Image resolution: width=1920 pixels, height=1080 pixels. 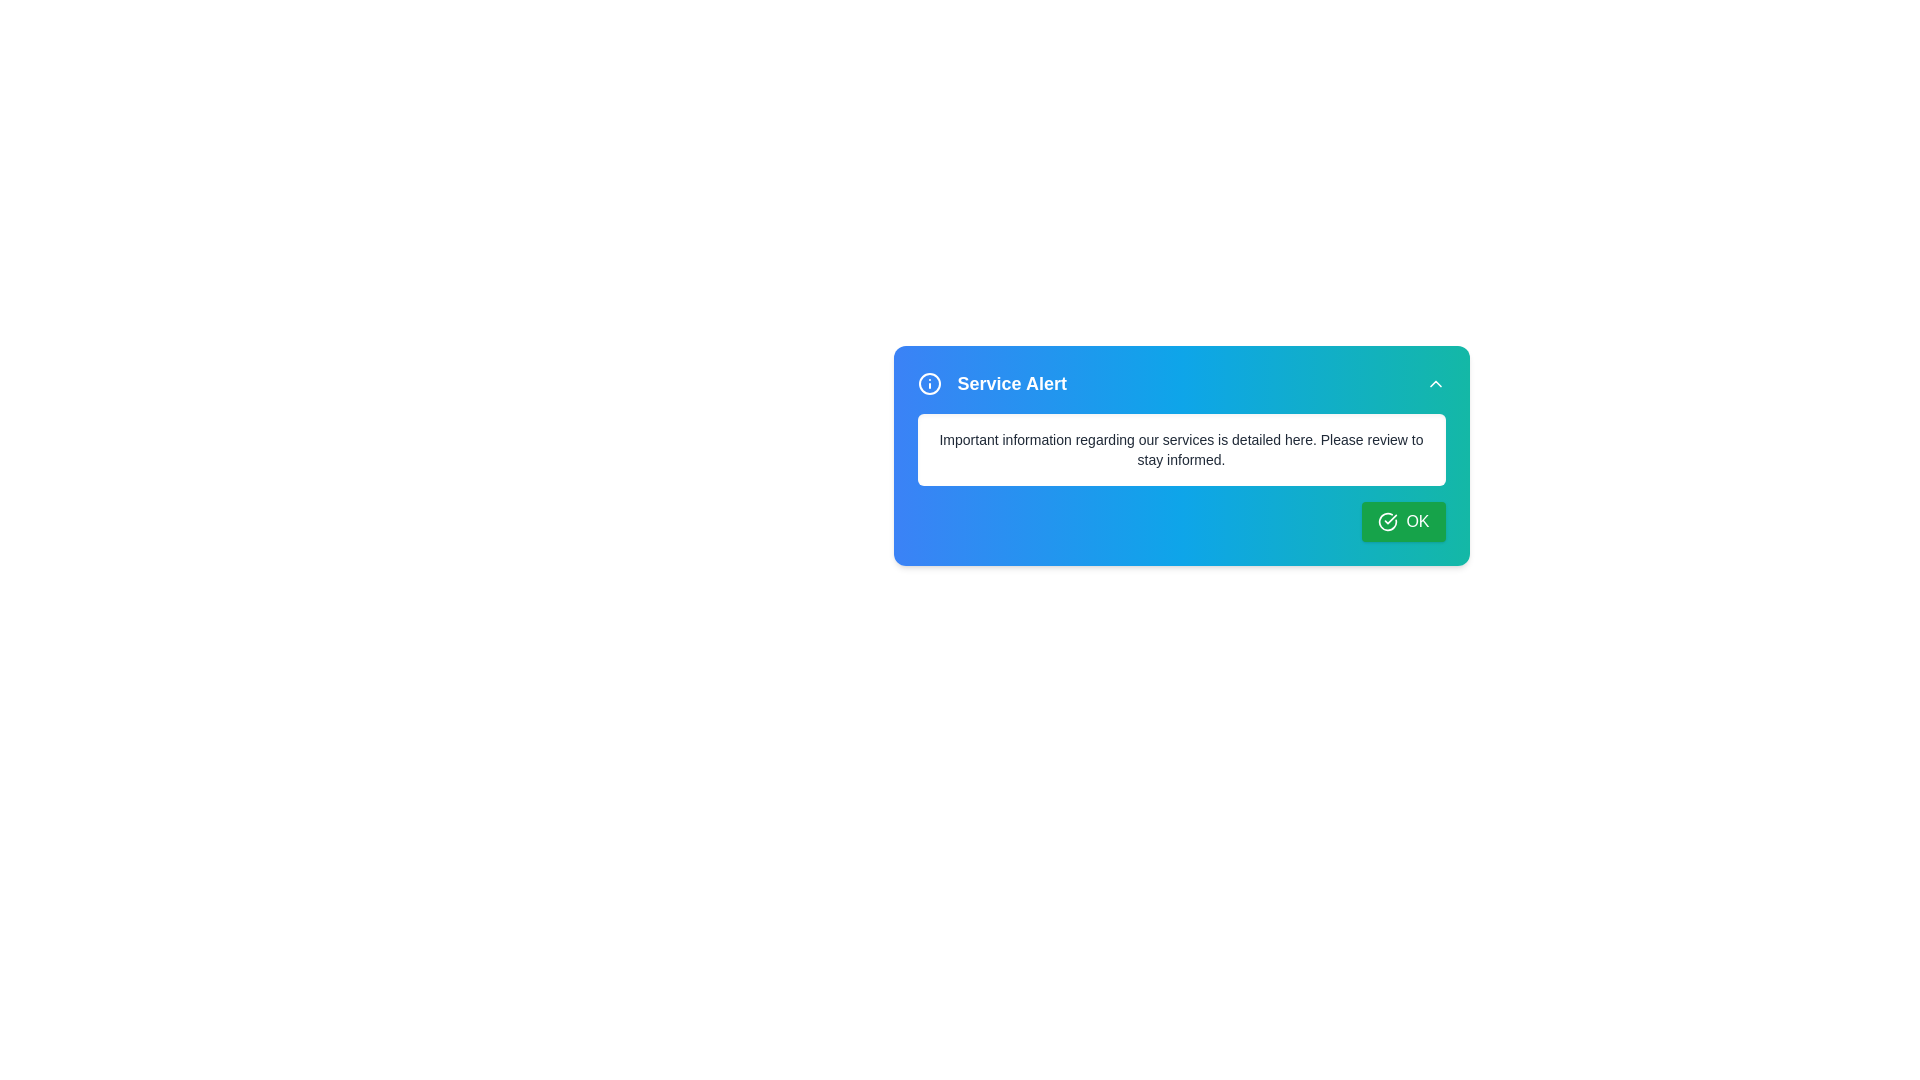 What do you see at coordinates (1434, 384) in the screenshot?
I see `the toggle button to expand or collapse the notification content` at bounding box center [1434, 384].